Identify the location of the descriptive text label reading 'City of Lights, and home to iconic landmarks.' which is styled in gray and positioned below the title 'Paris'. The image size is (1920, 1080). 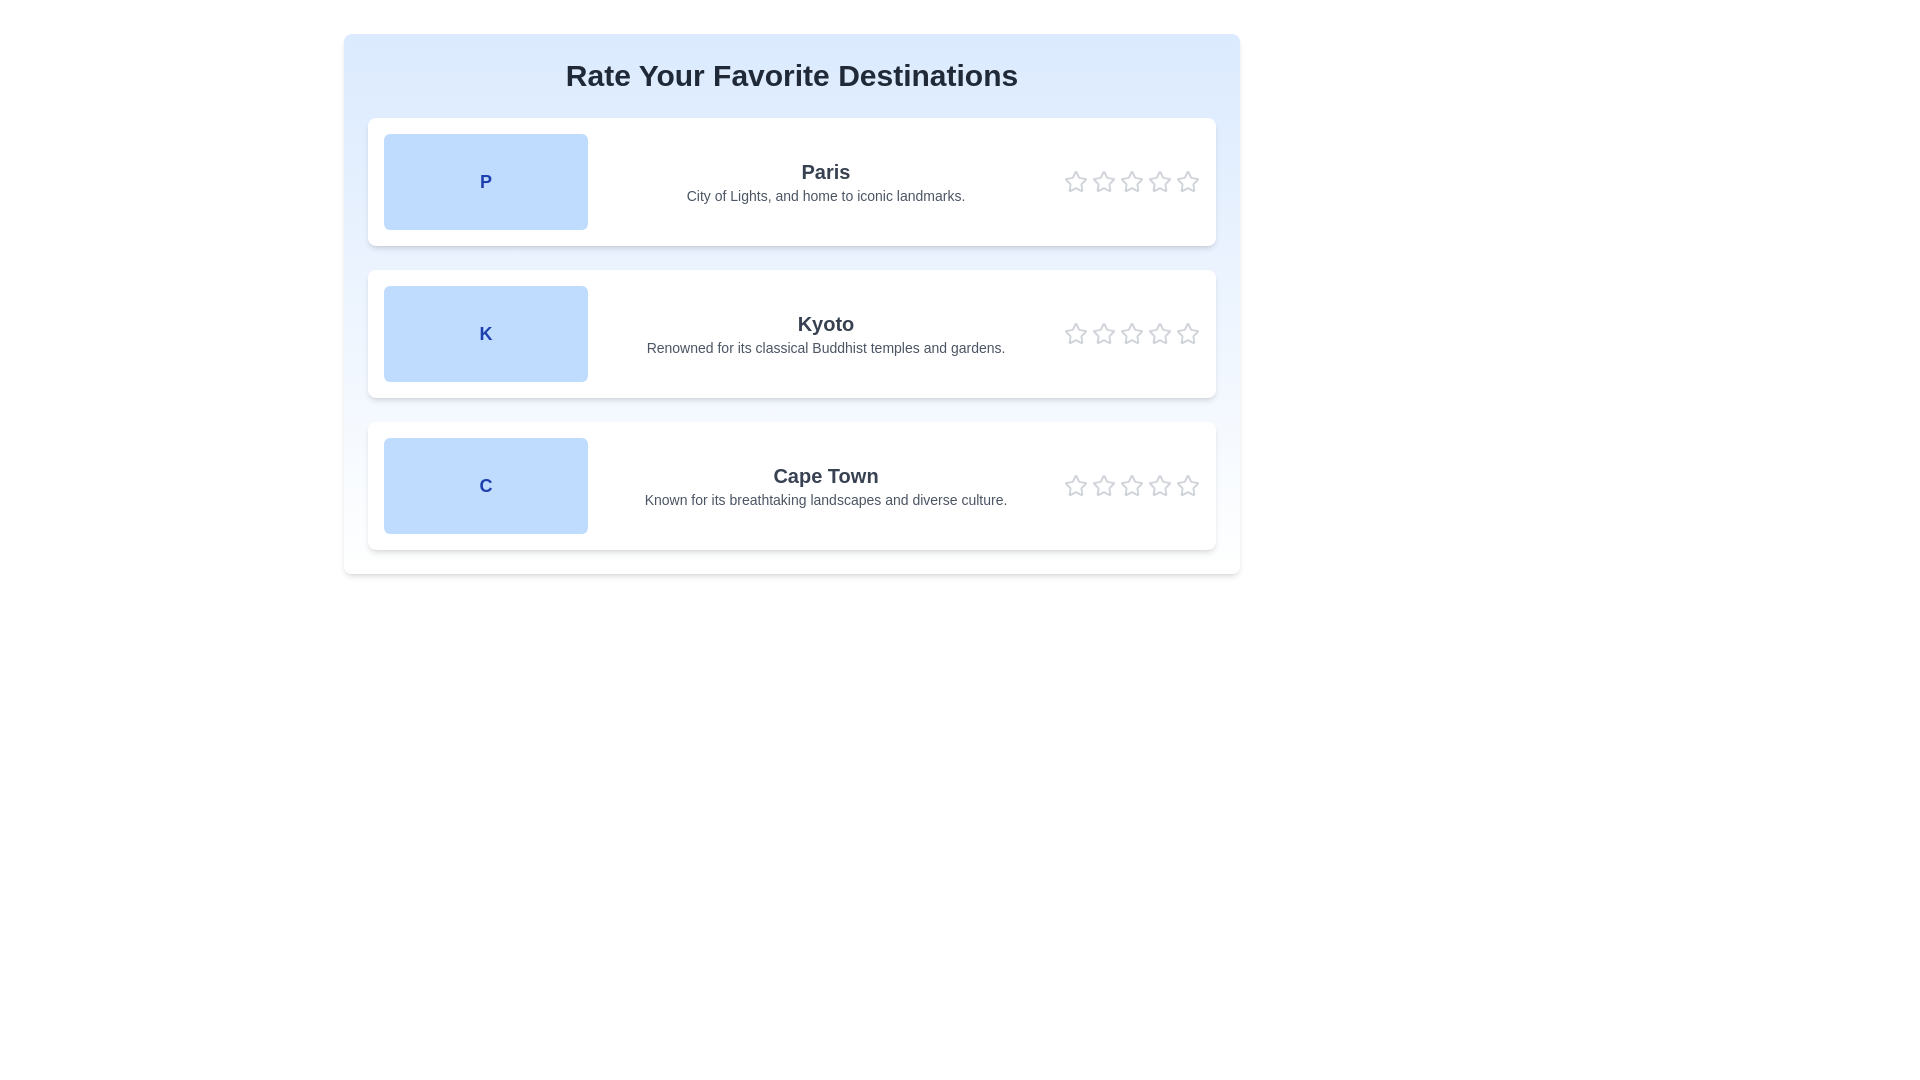
(825, 196).